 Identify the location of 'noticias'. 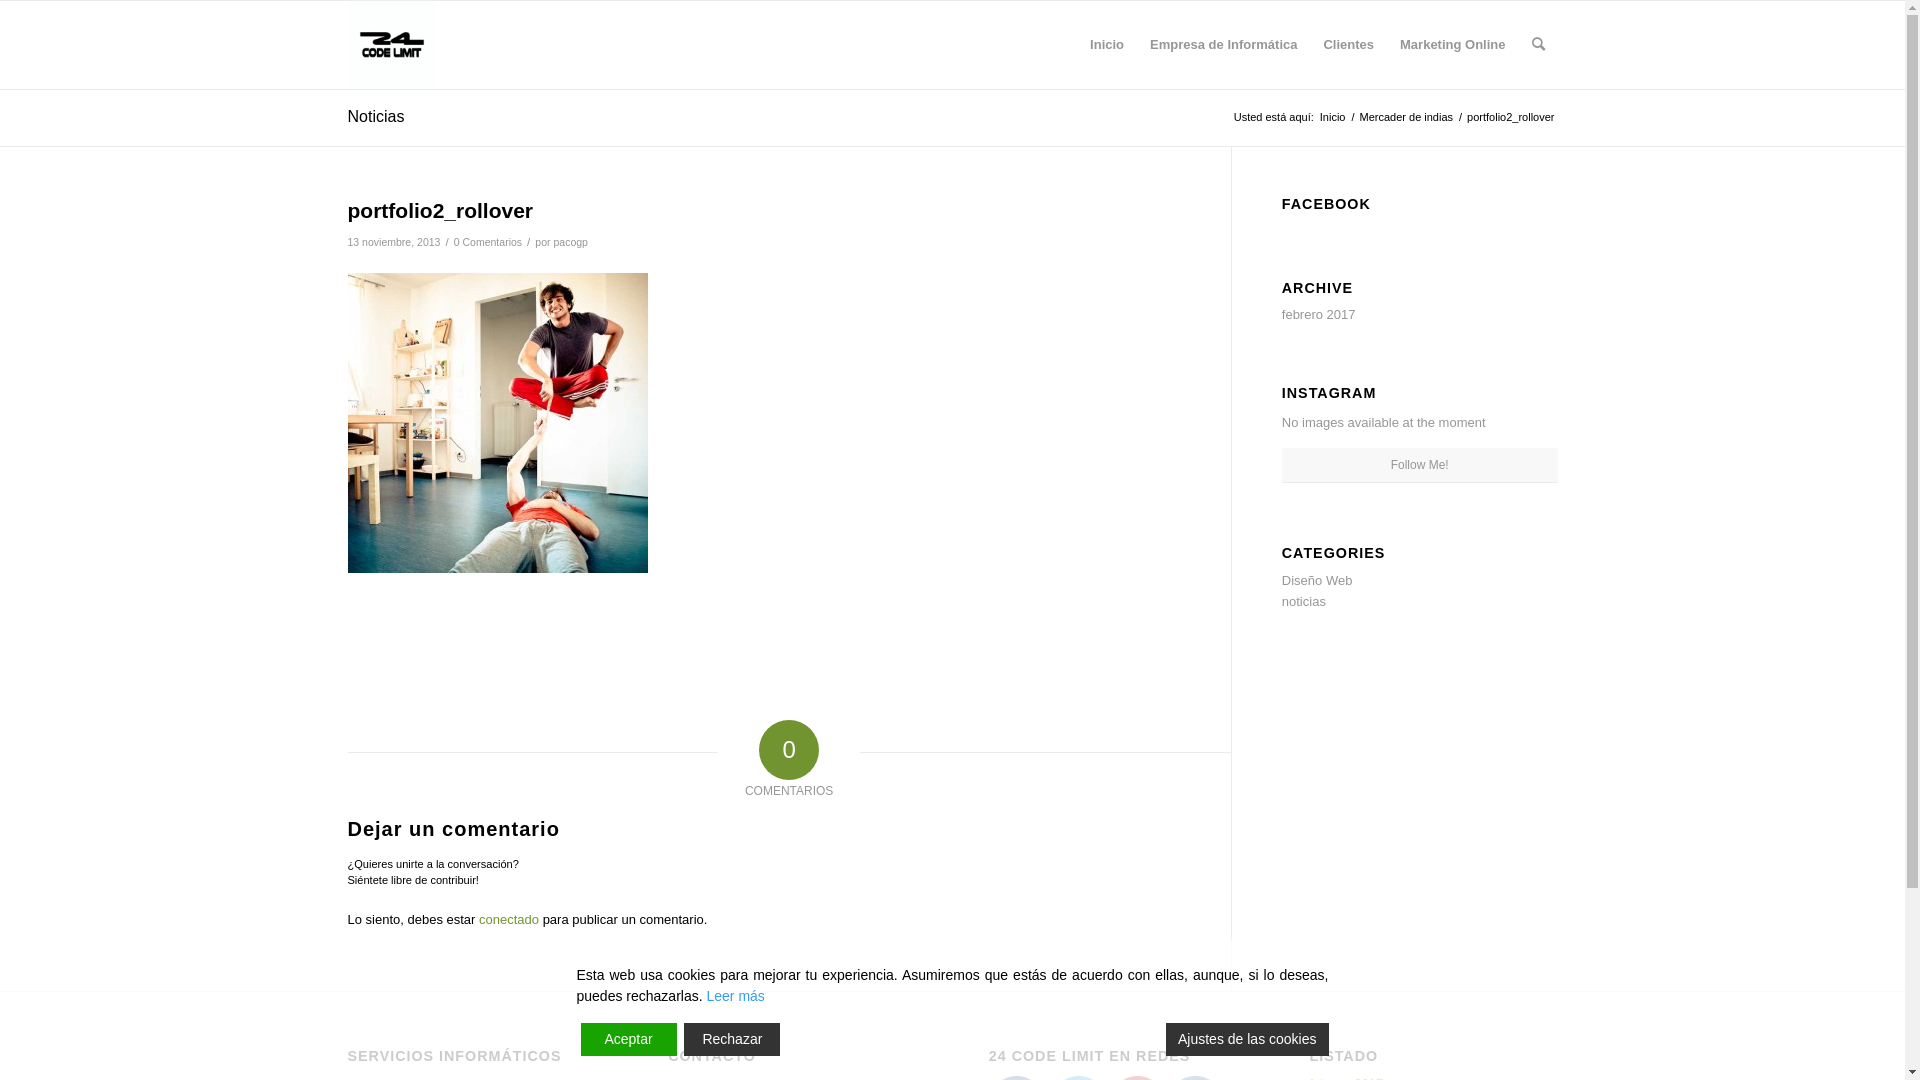
(1304, 600).